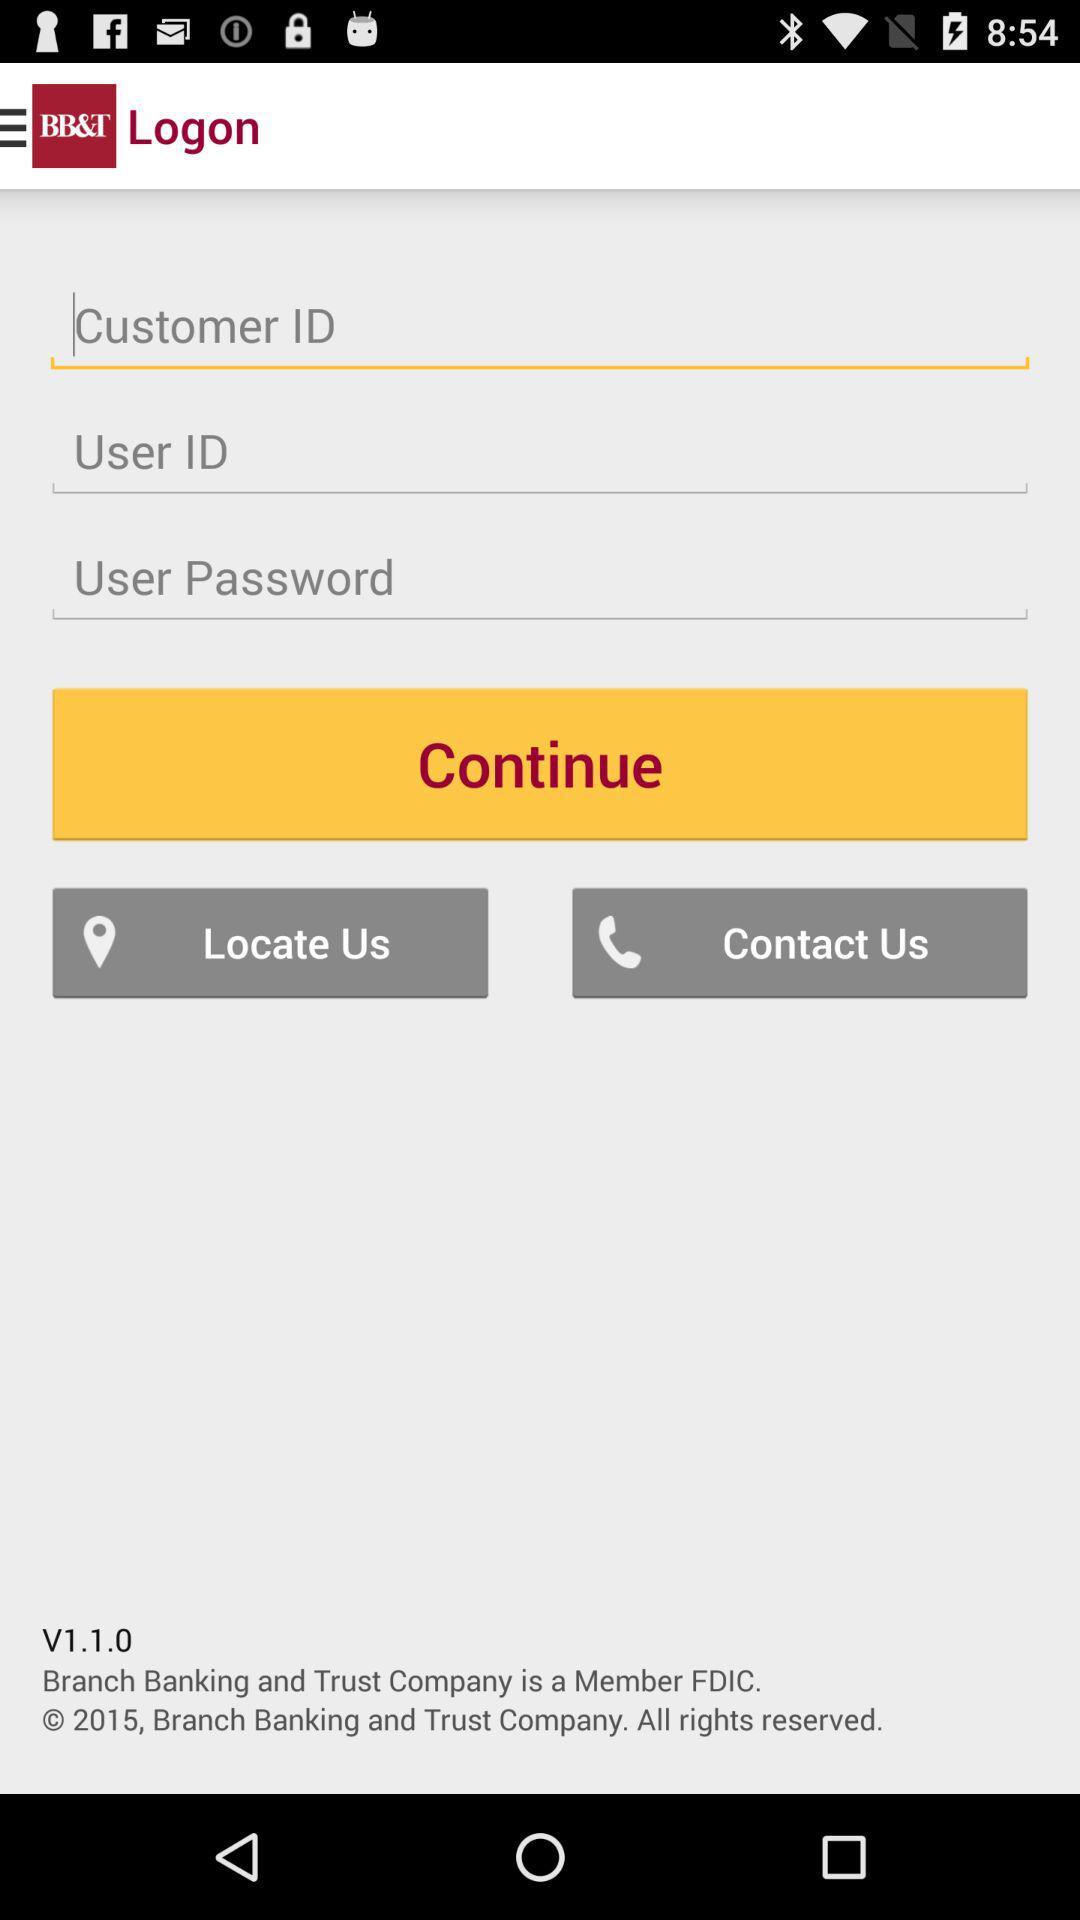  I want to click on icon below continue icon, so click(270, 941).